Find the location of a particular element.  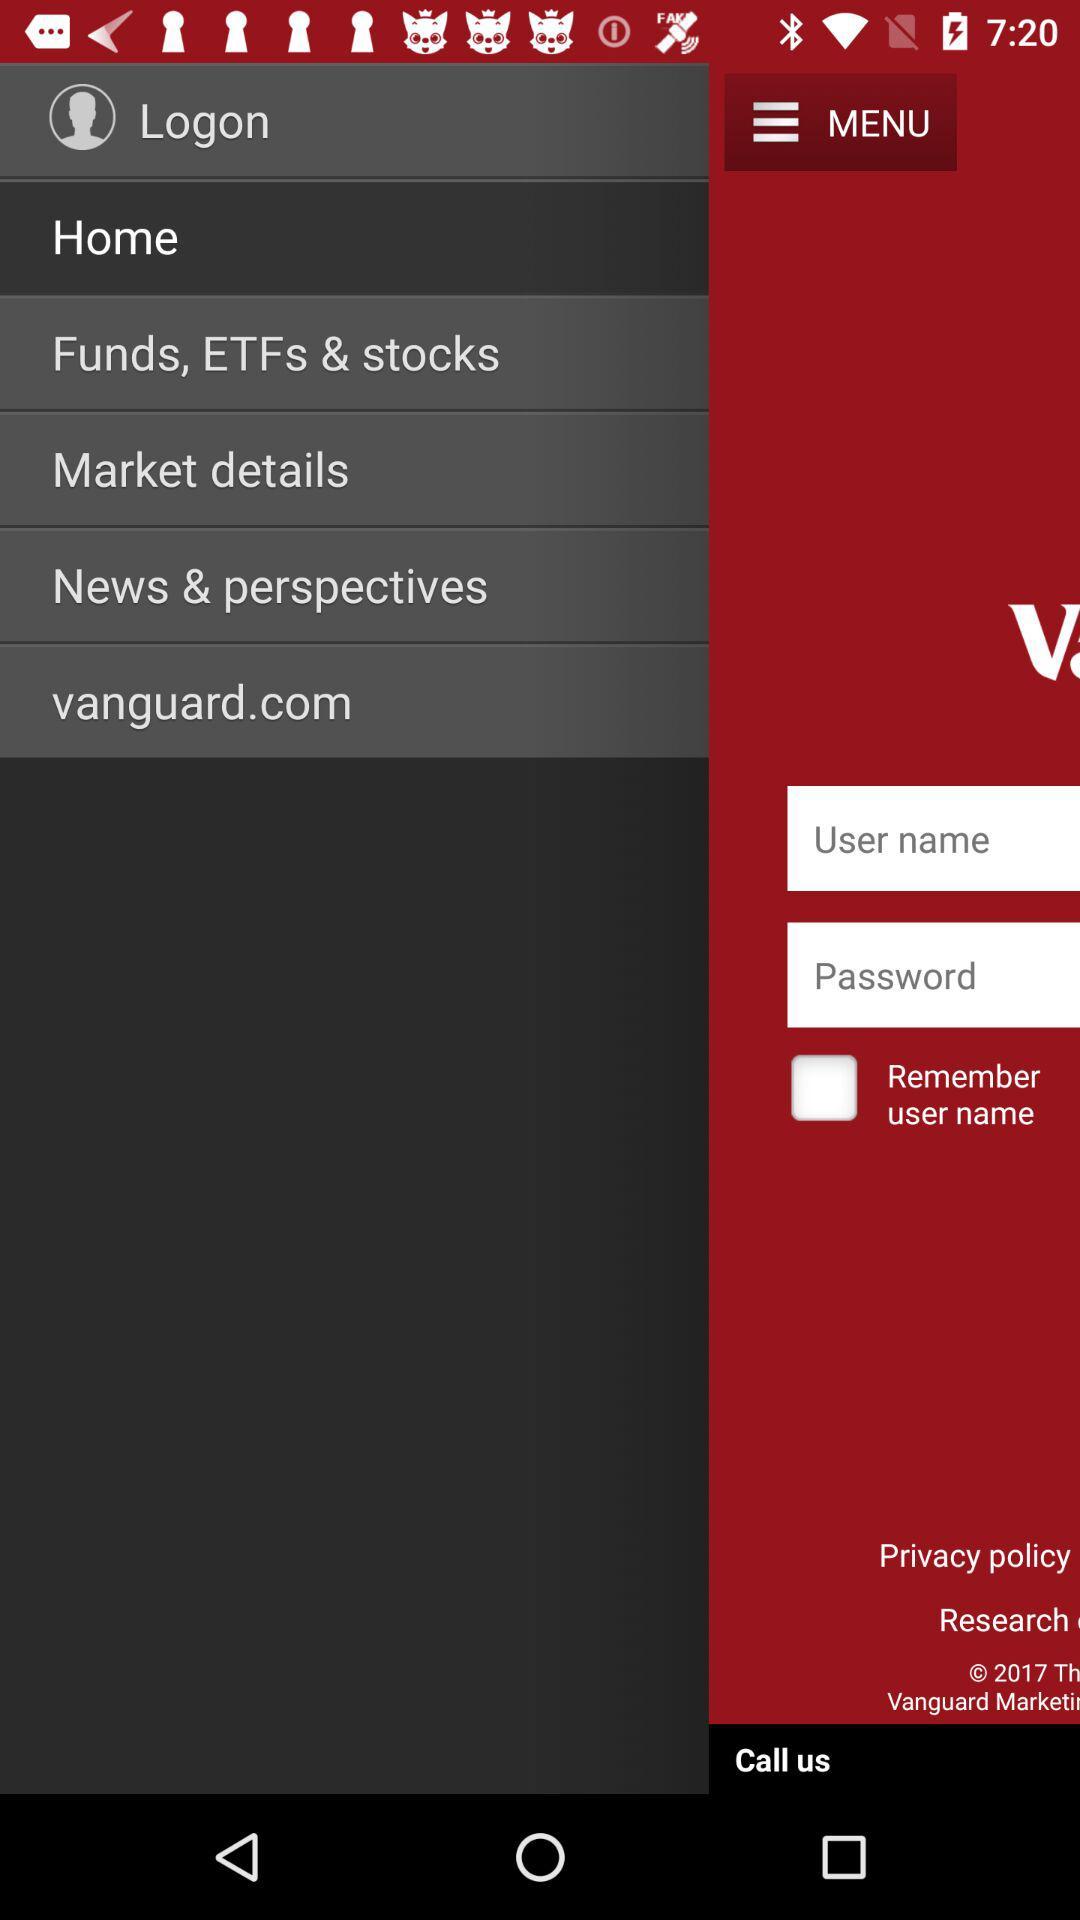

the text above the text passowrd is located at coordinates (933, 838).